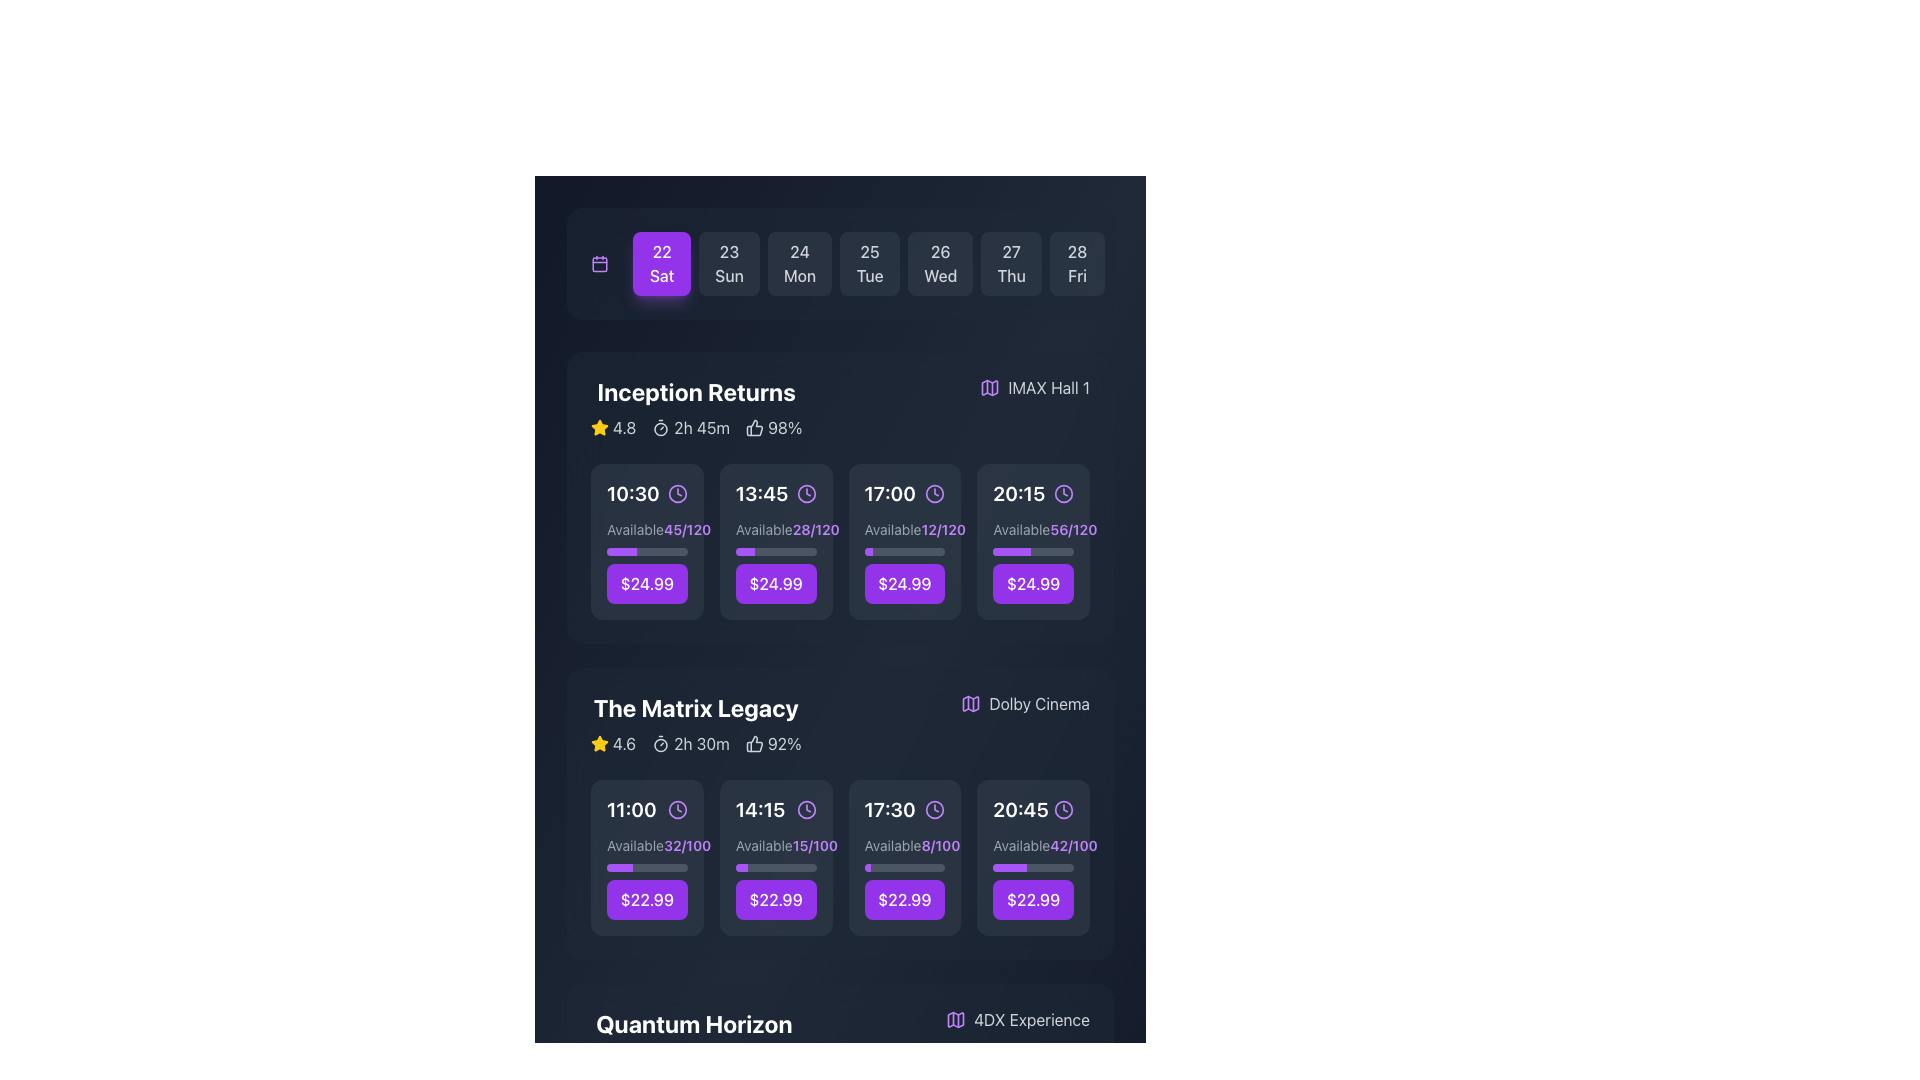 Image resolution: width=1920 pixels, height=1080 pixels. What do you see at coordinates (1032, 1019) in the screenshot?
I see `the text label reading '4DX Experience'` at bounding box center [1032, 1019].